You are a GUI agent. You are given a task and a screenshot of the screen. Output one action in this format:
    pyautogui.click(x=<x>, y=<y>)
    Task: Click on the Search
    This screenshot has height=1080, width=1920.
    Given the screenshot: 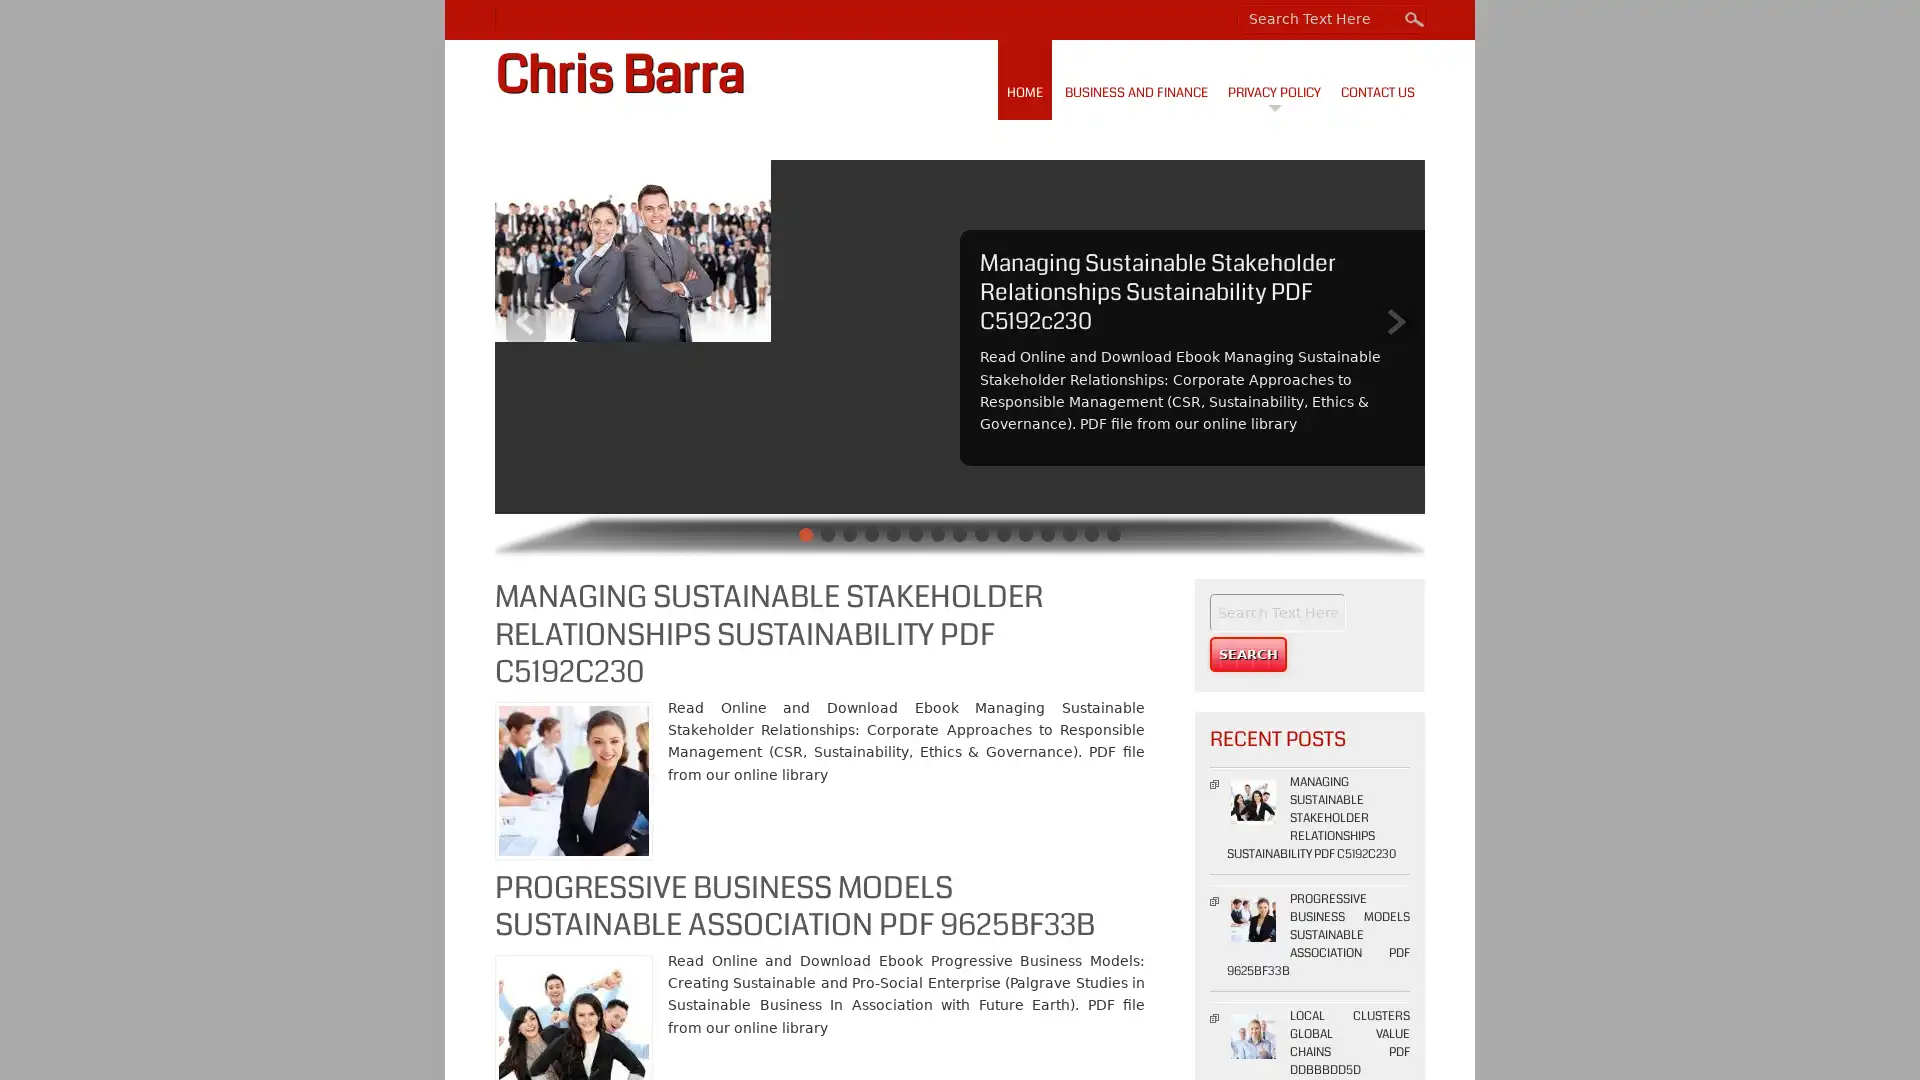 What is the action you would take?
    pyautogui.click(x=1247, y=654)
    